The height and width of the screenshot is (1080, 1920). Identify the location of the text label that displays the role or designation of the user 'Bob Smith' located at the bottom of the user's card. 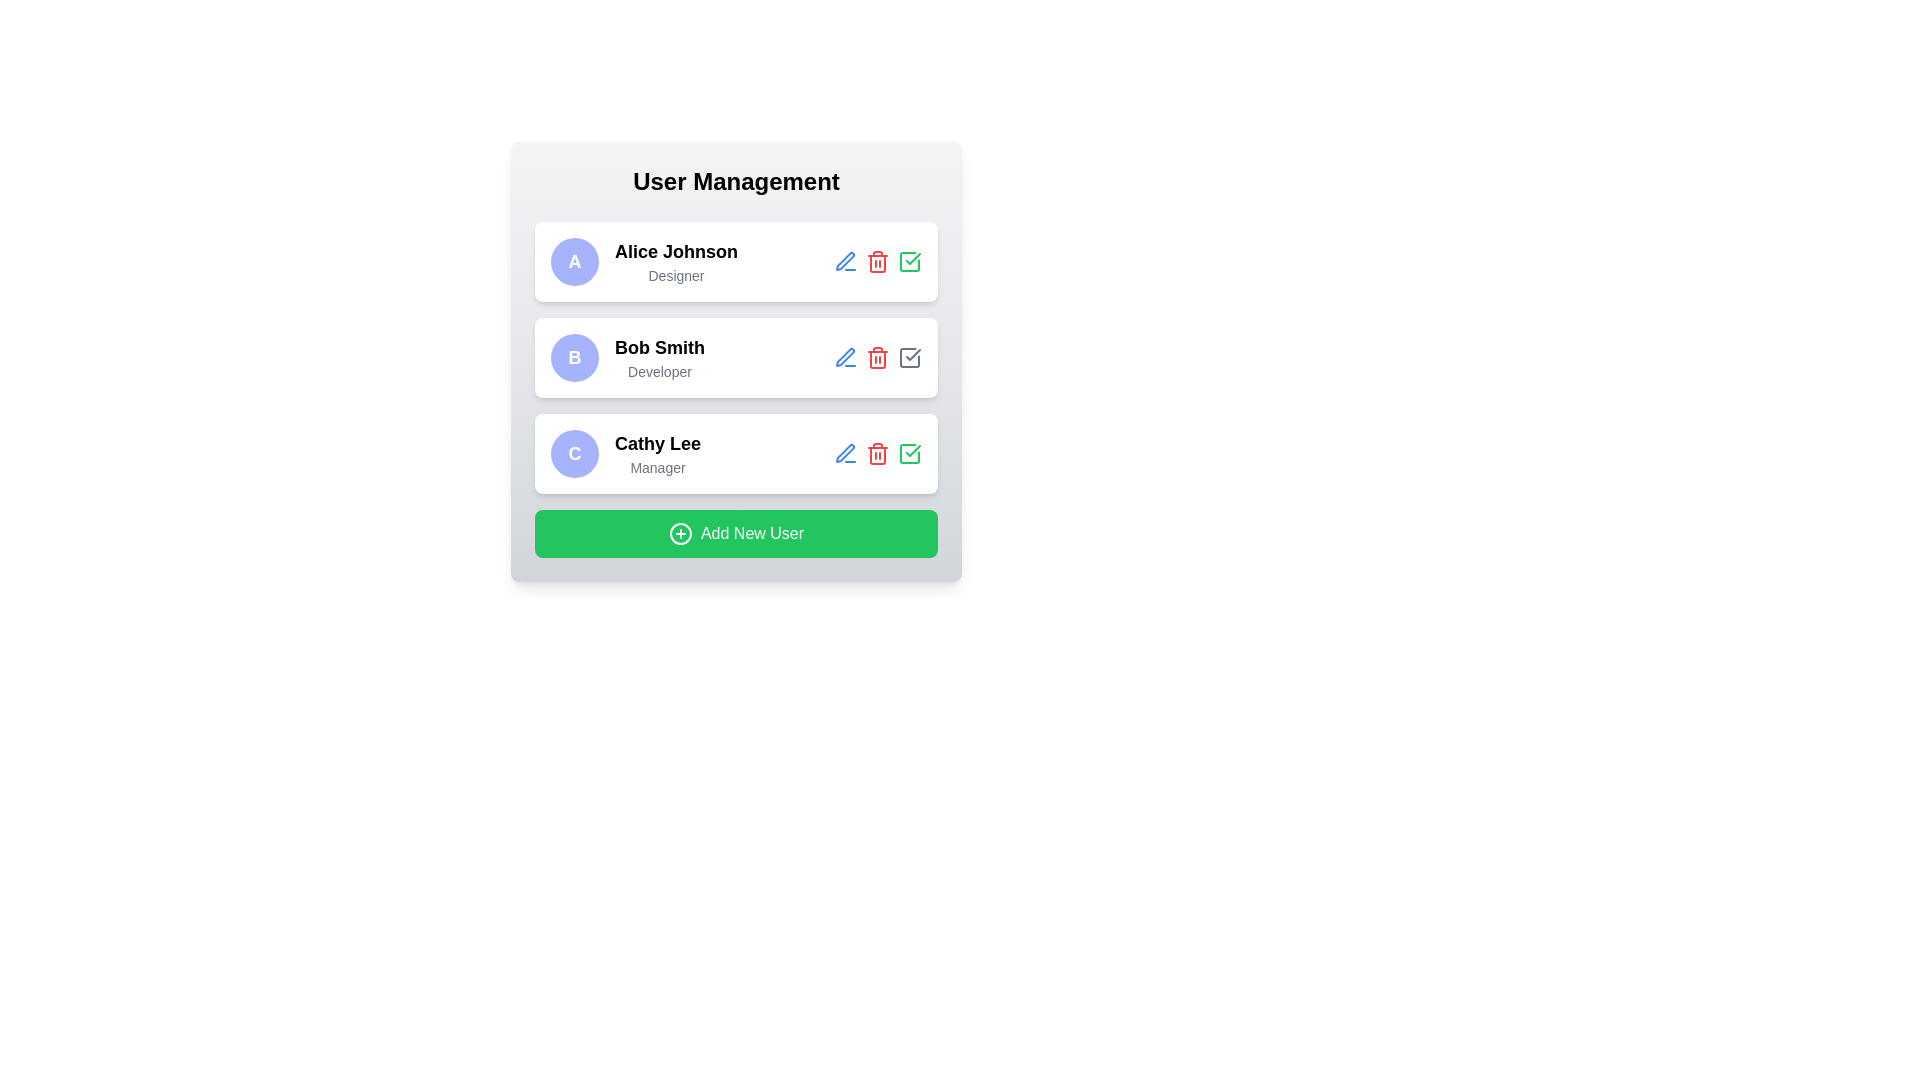
(660, 371).